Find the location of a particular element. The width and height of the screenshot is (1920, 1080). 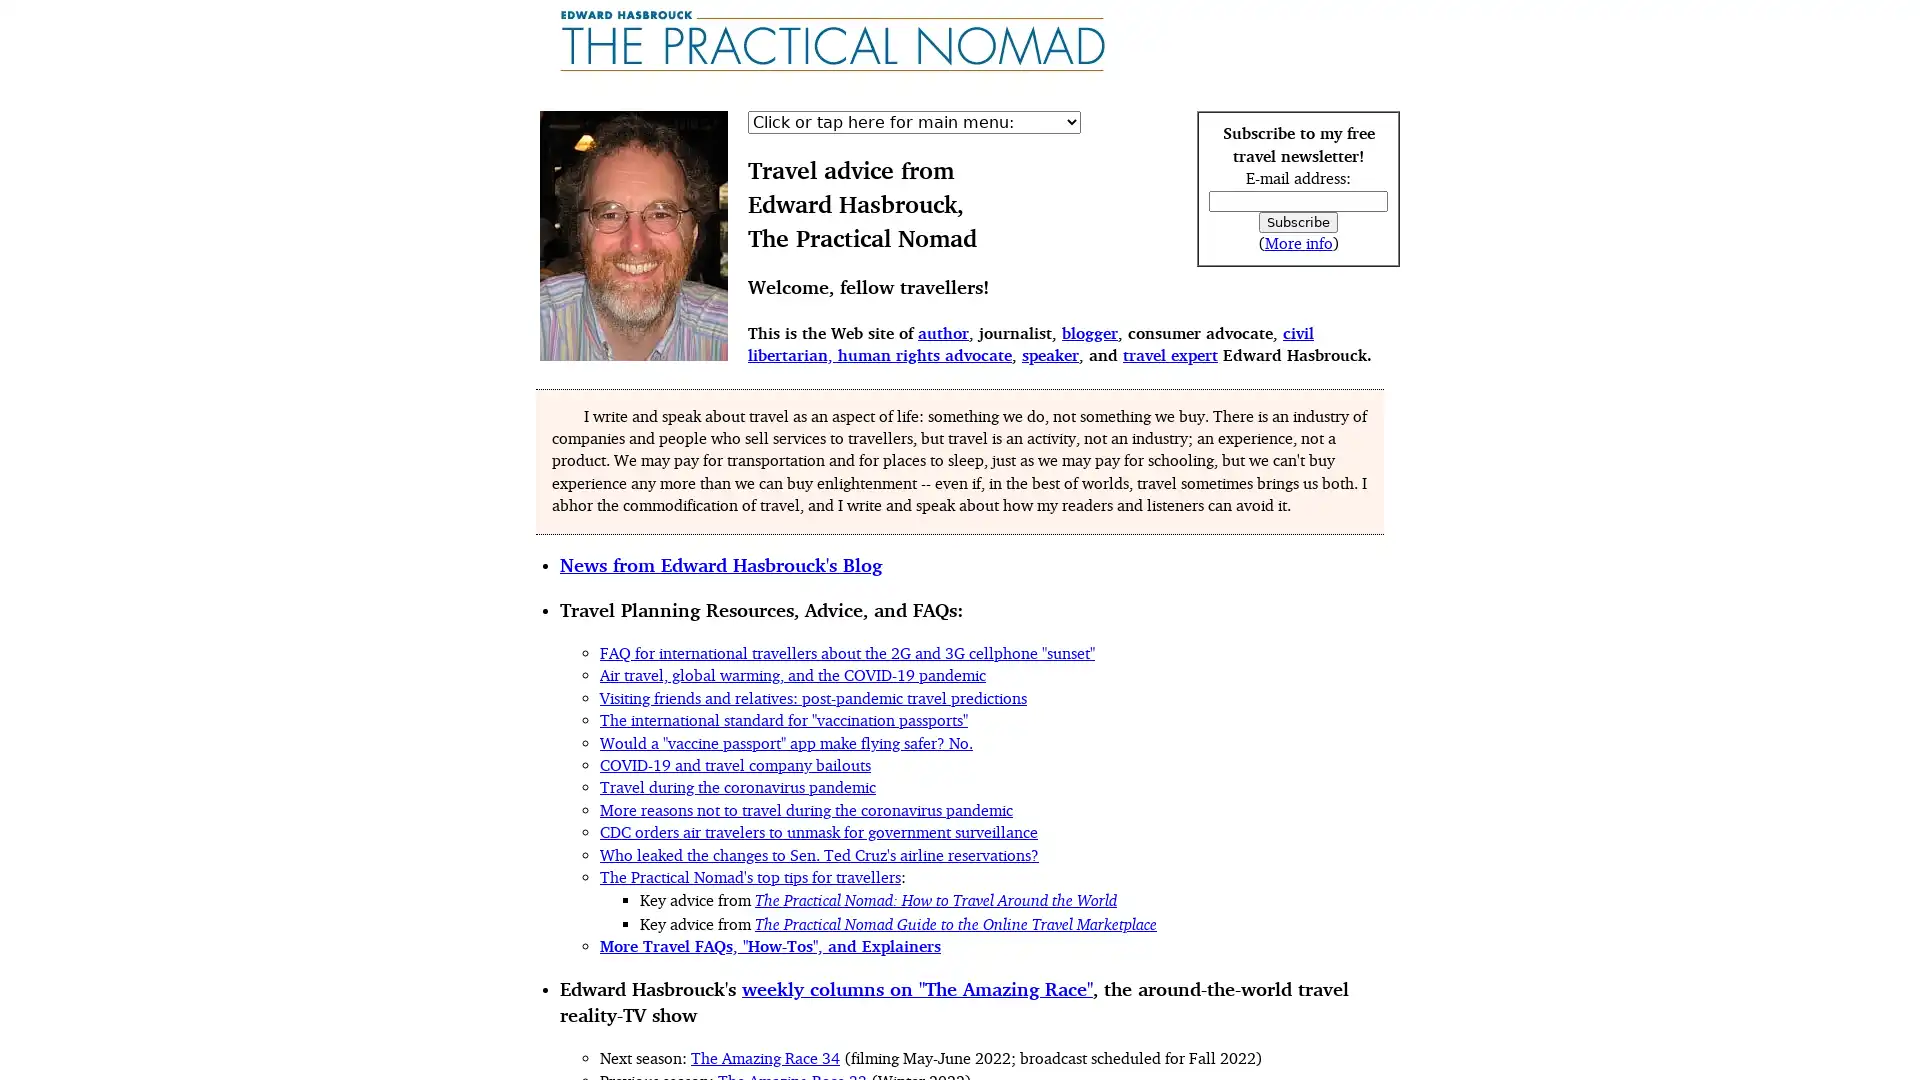

Subscribe is located at coordinates (1298, 221).